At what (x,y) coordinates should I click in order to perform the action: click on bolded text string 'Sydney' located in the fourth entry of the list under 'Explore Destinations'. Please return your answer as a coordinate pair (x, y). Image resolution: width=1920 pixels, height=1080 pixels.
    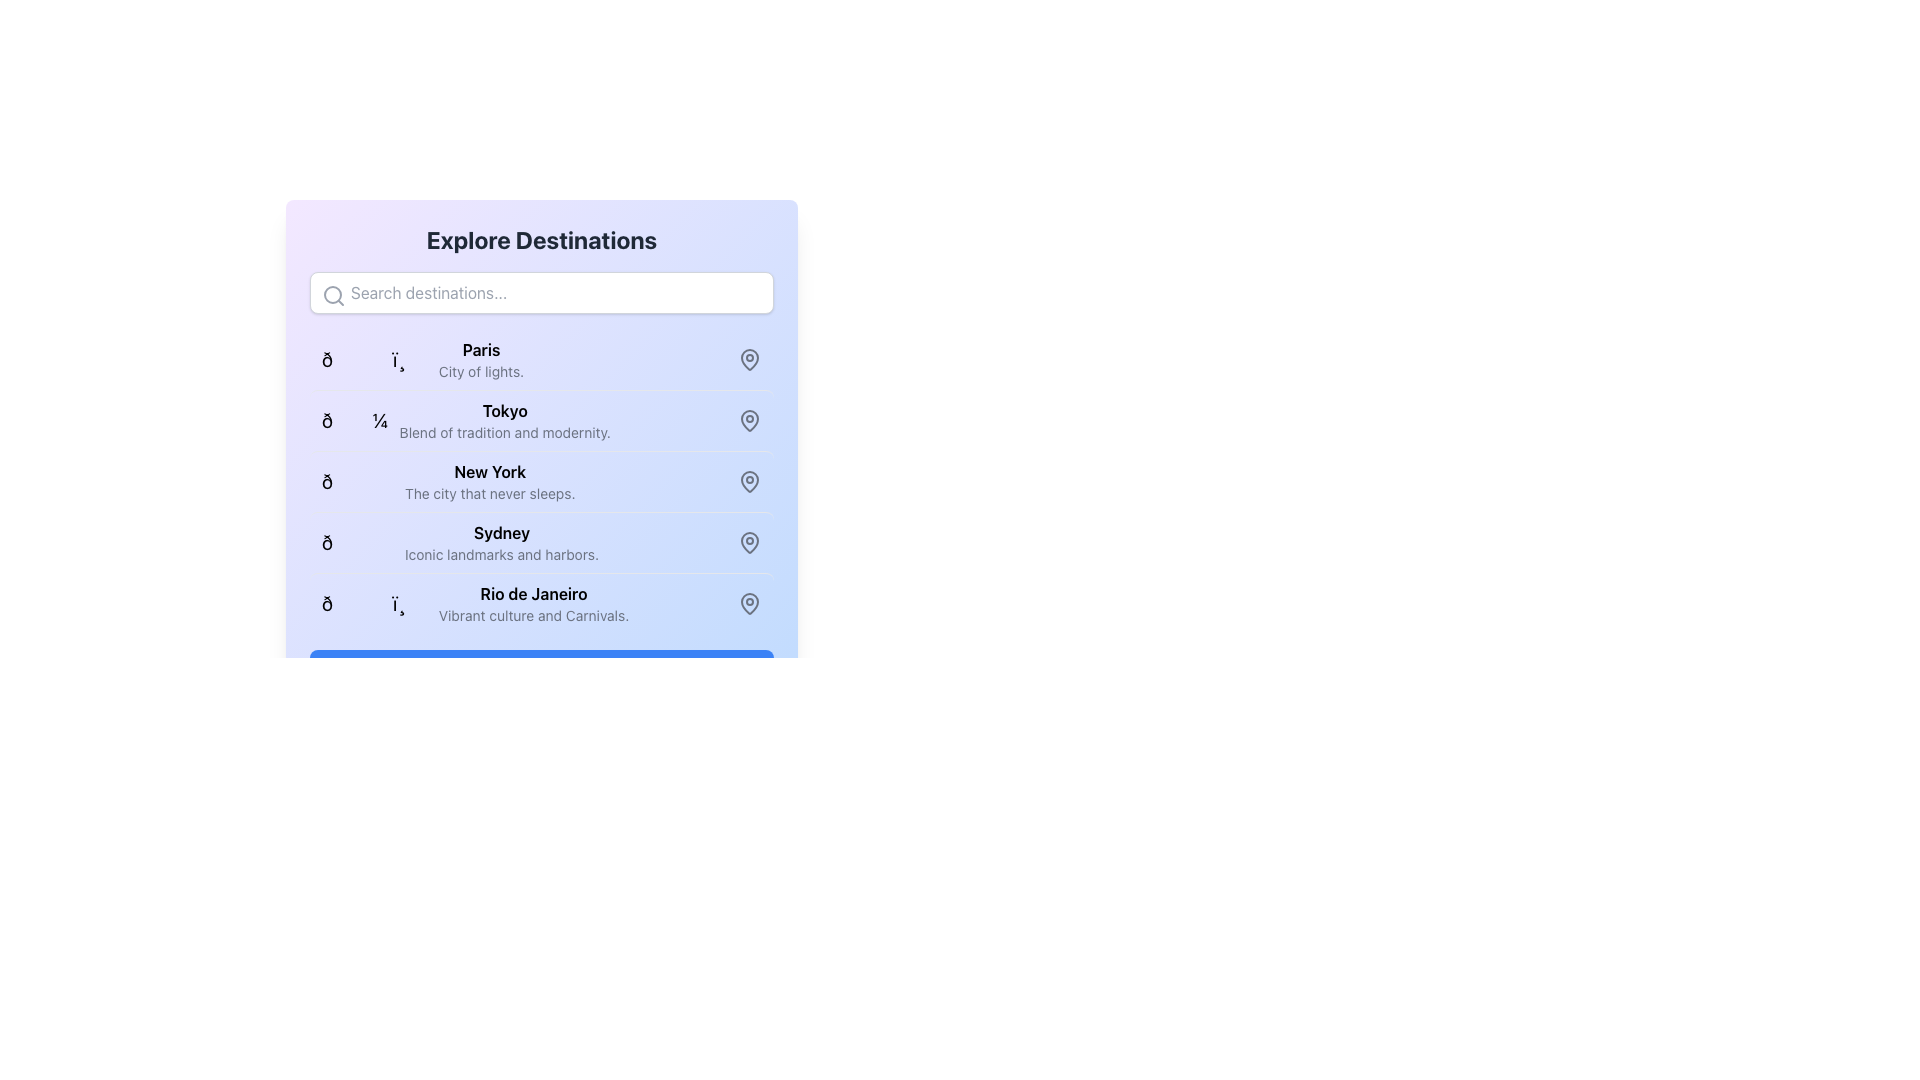
    Looking at the image, I should click on (502, 531).